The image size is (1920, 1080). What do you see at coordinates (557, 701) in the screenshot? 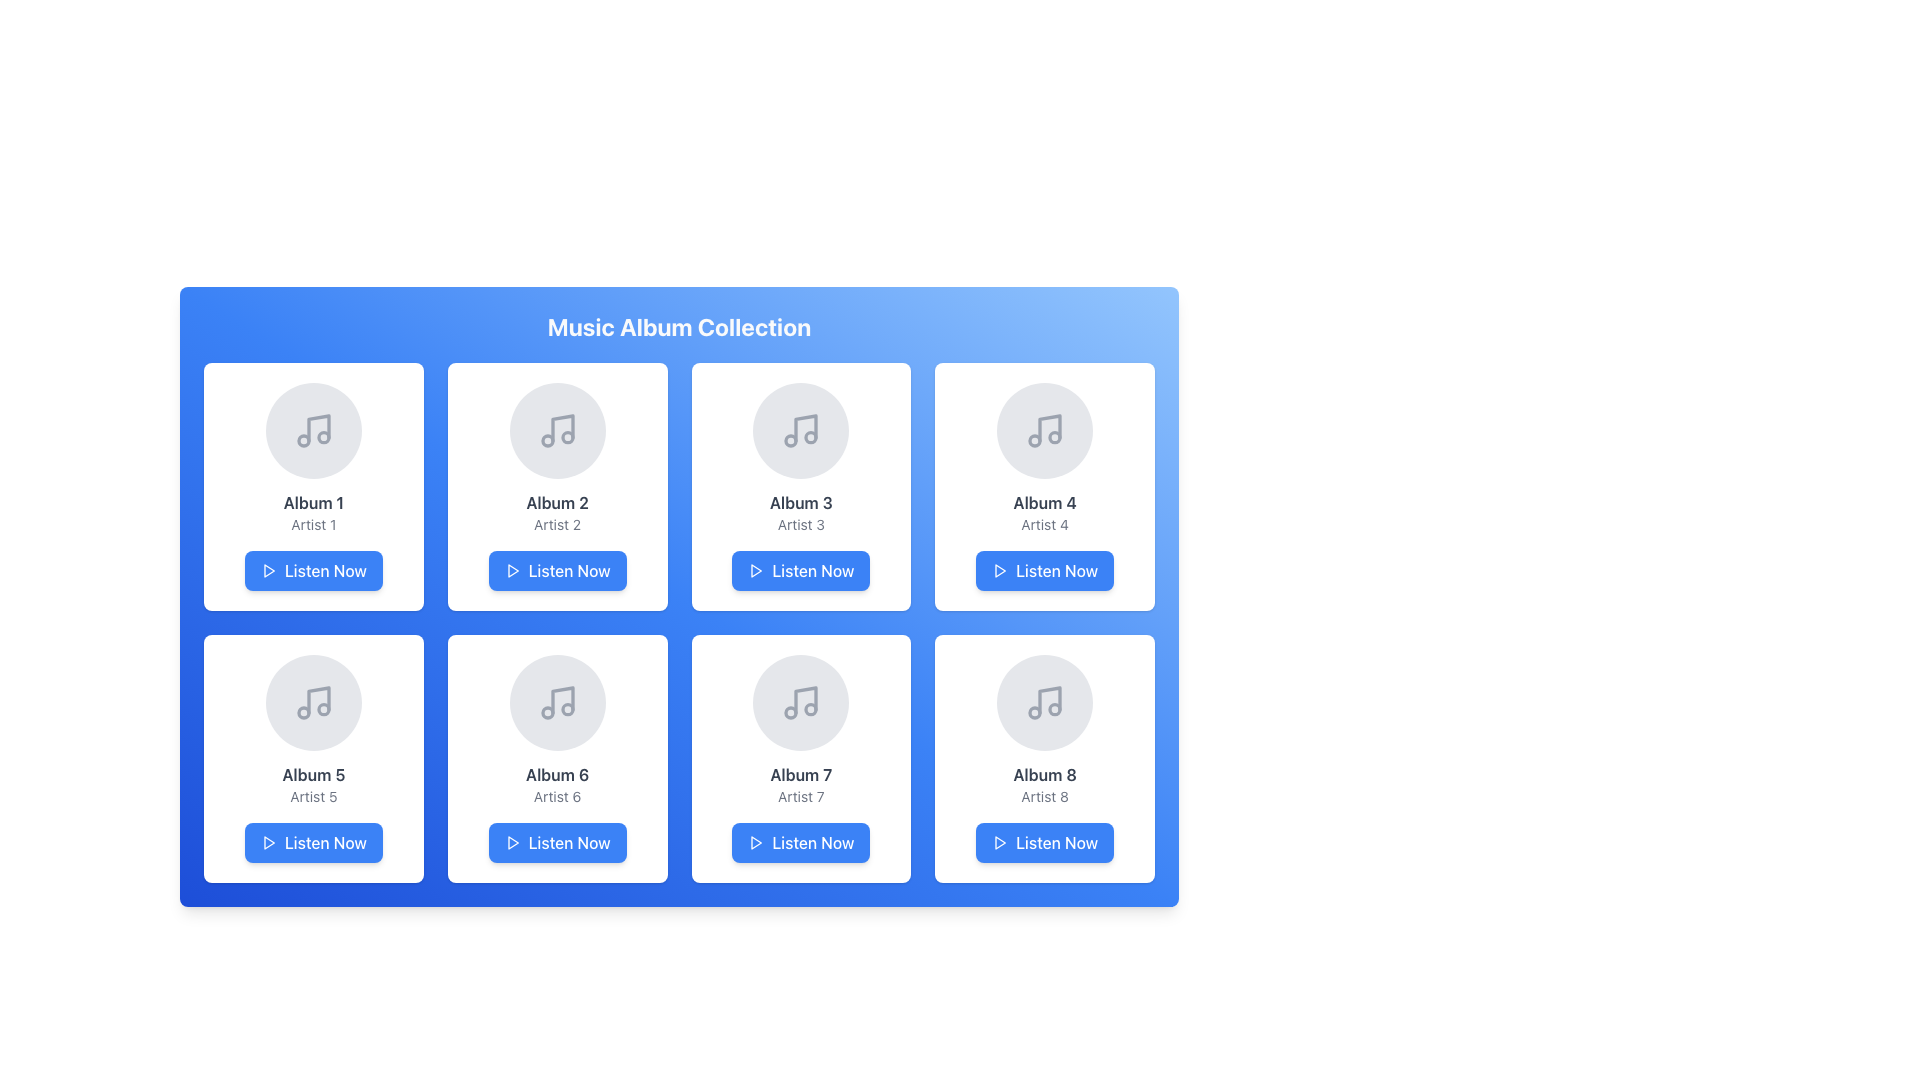
I see `the decorative music icon in the circular segment of the 'Album 6' card located in the second row, third column of the music grid layout` at bounding box center [557, 701].